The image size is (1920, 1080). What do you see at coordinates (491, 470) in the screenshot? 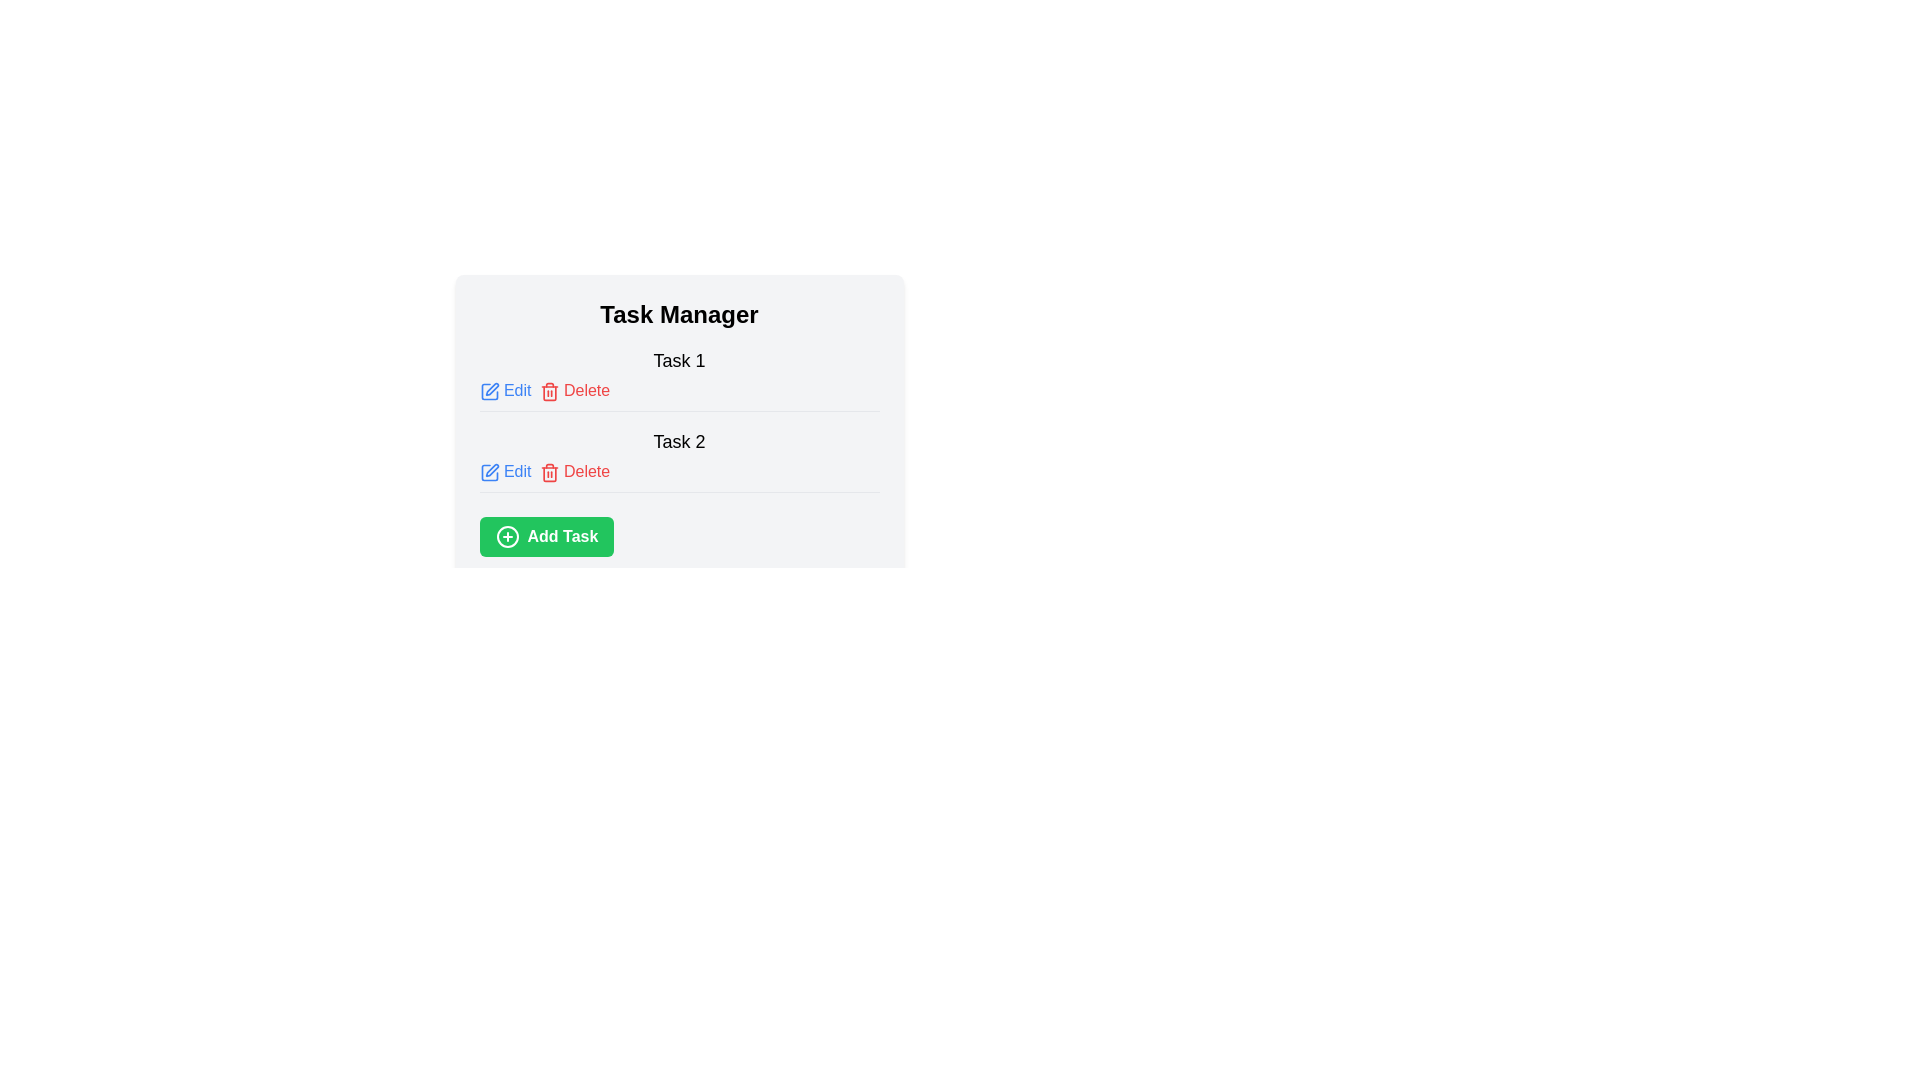
I see `the editing icon button located in the editing section of Task 2` at bounding box center [491, 470].